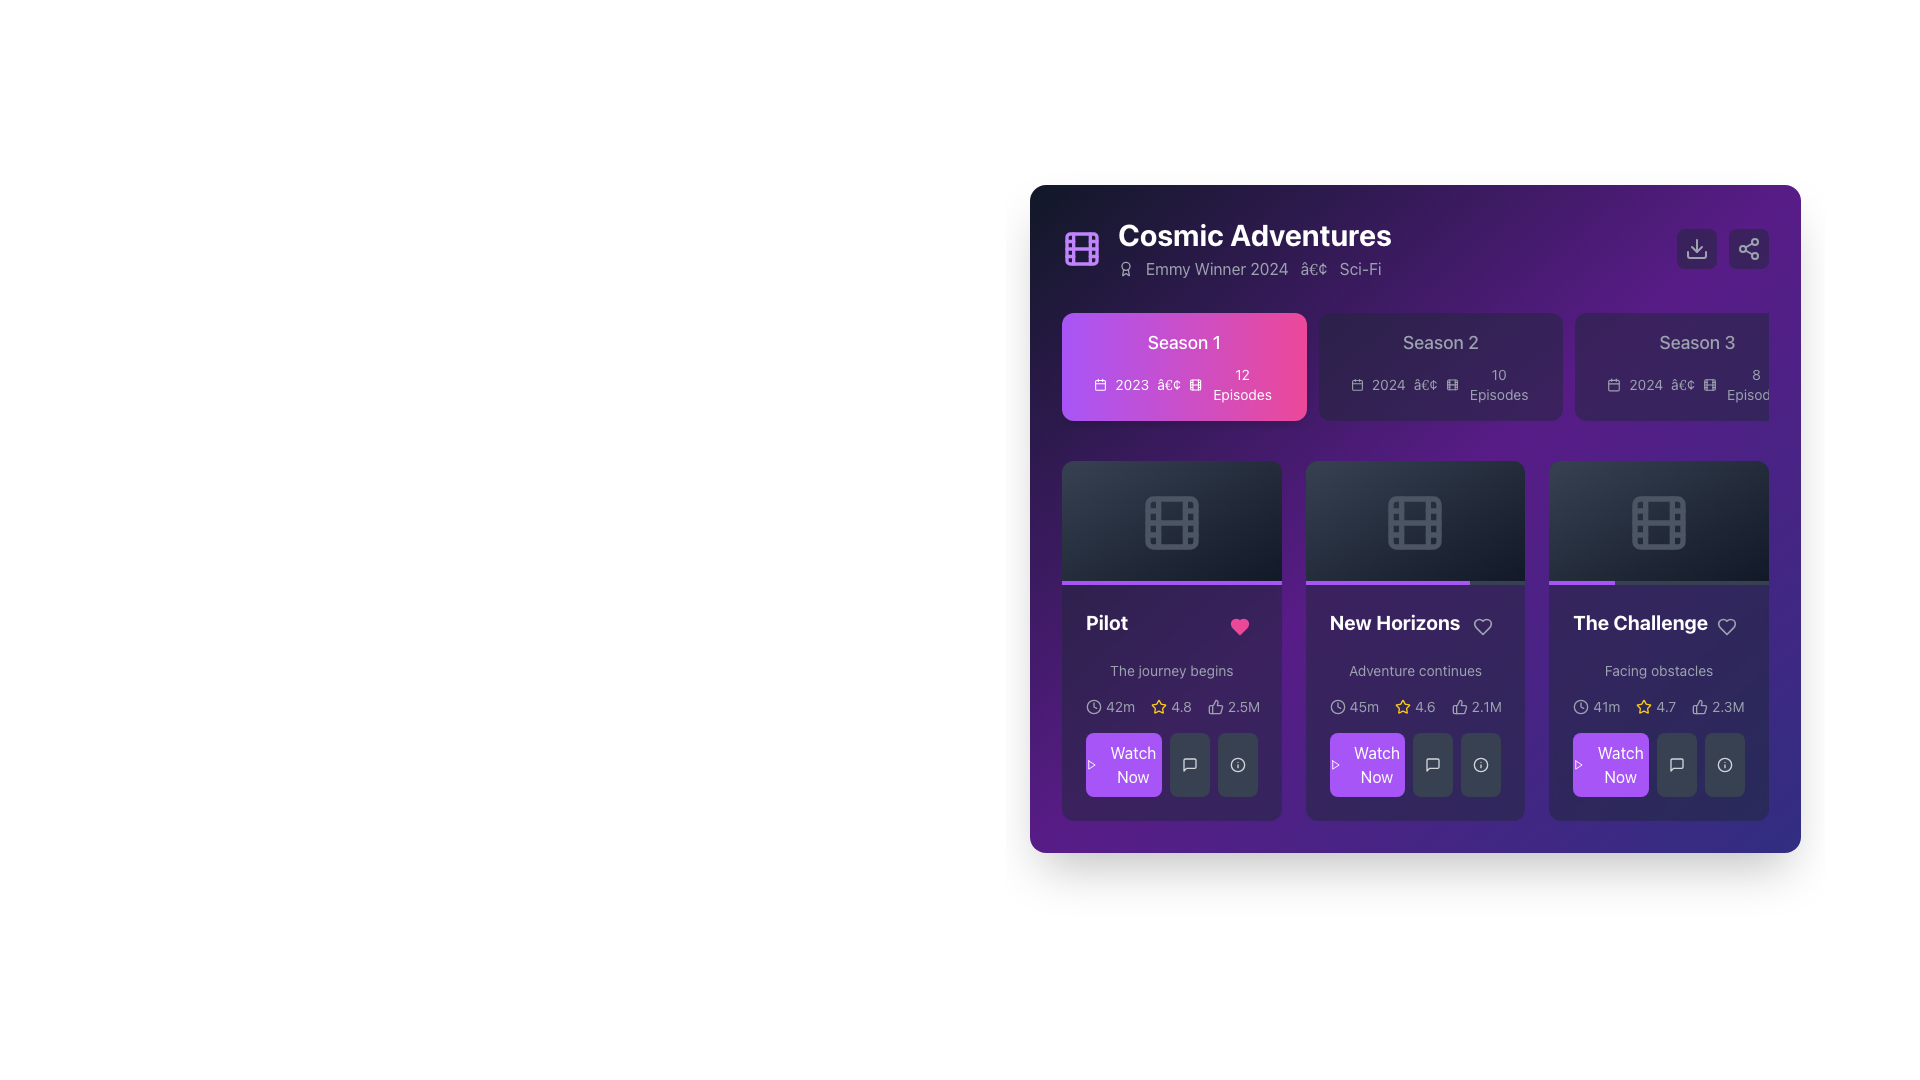 This screenshot has height=1080, width=1920. Describe the element at coordinates (1360, 268) in the screenshot. I see `genre information from the Text label located to the far right of the media description, which follows the text 'Emmy Winner 2024' and a separating dot symbol ('•')` at that location.